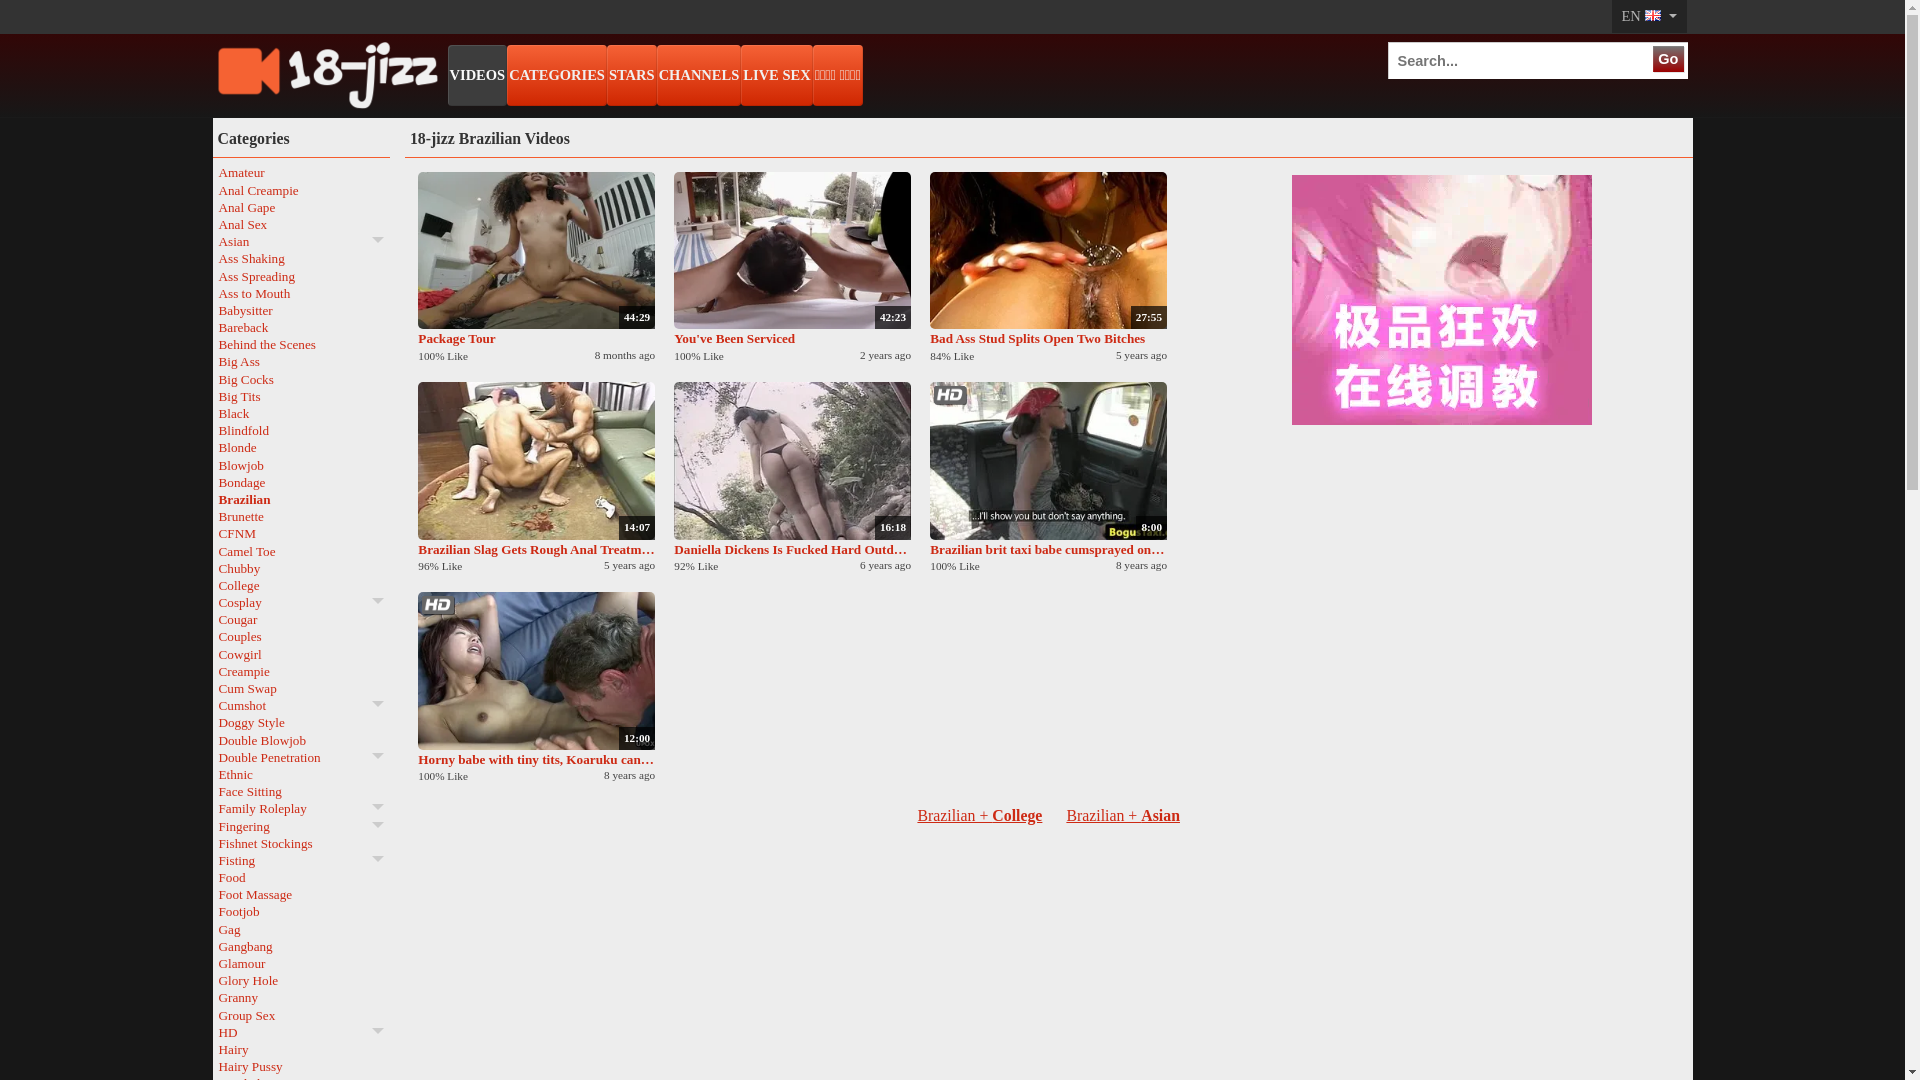  I want to click on '12:00', so click(536, 671).